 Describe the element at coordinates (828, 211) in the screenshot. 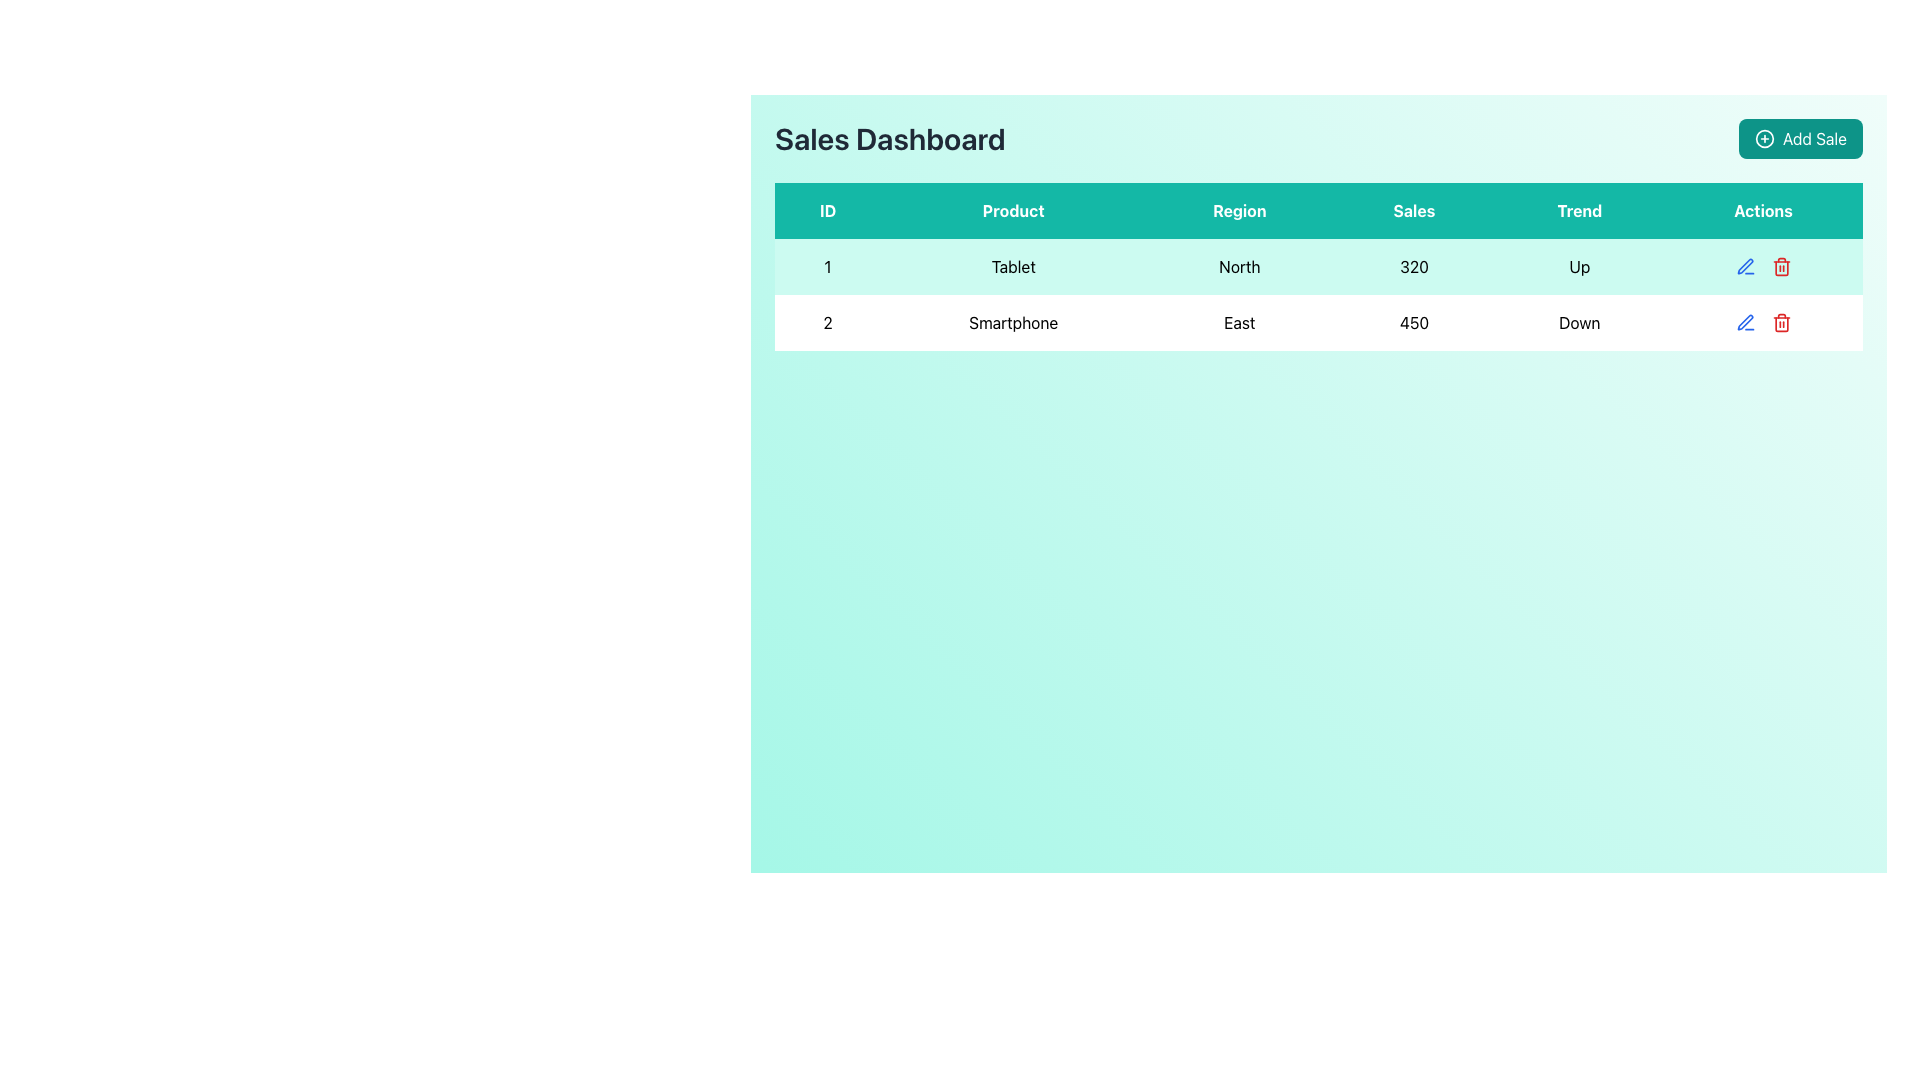

I see `the first Table Header Cell which identifies entries in the corresponding table, located at the top-left corner of the table header` at that location.